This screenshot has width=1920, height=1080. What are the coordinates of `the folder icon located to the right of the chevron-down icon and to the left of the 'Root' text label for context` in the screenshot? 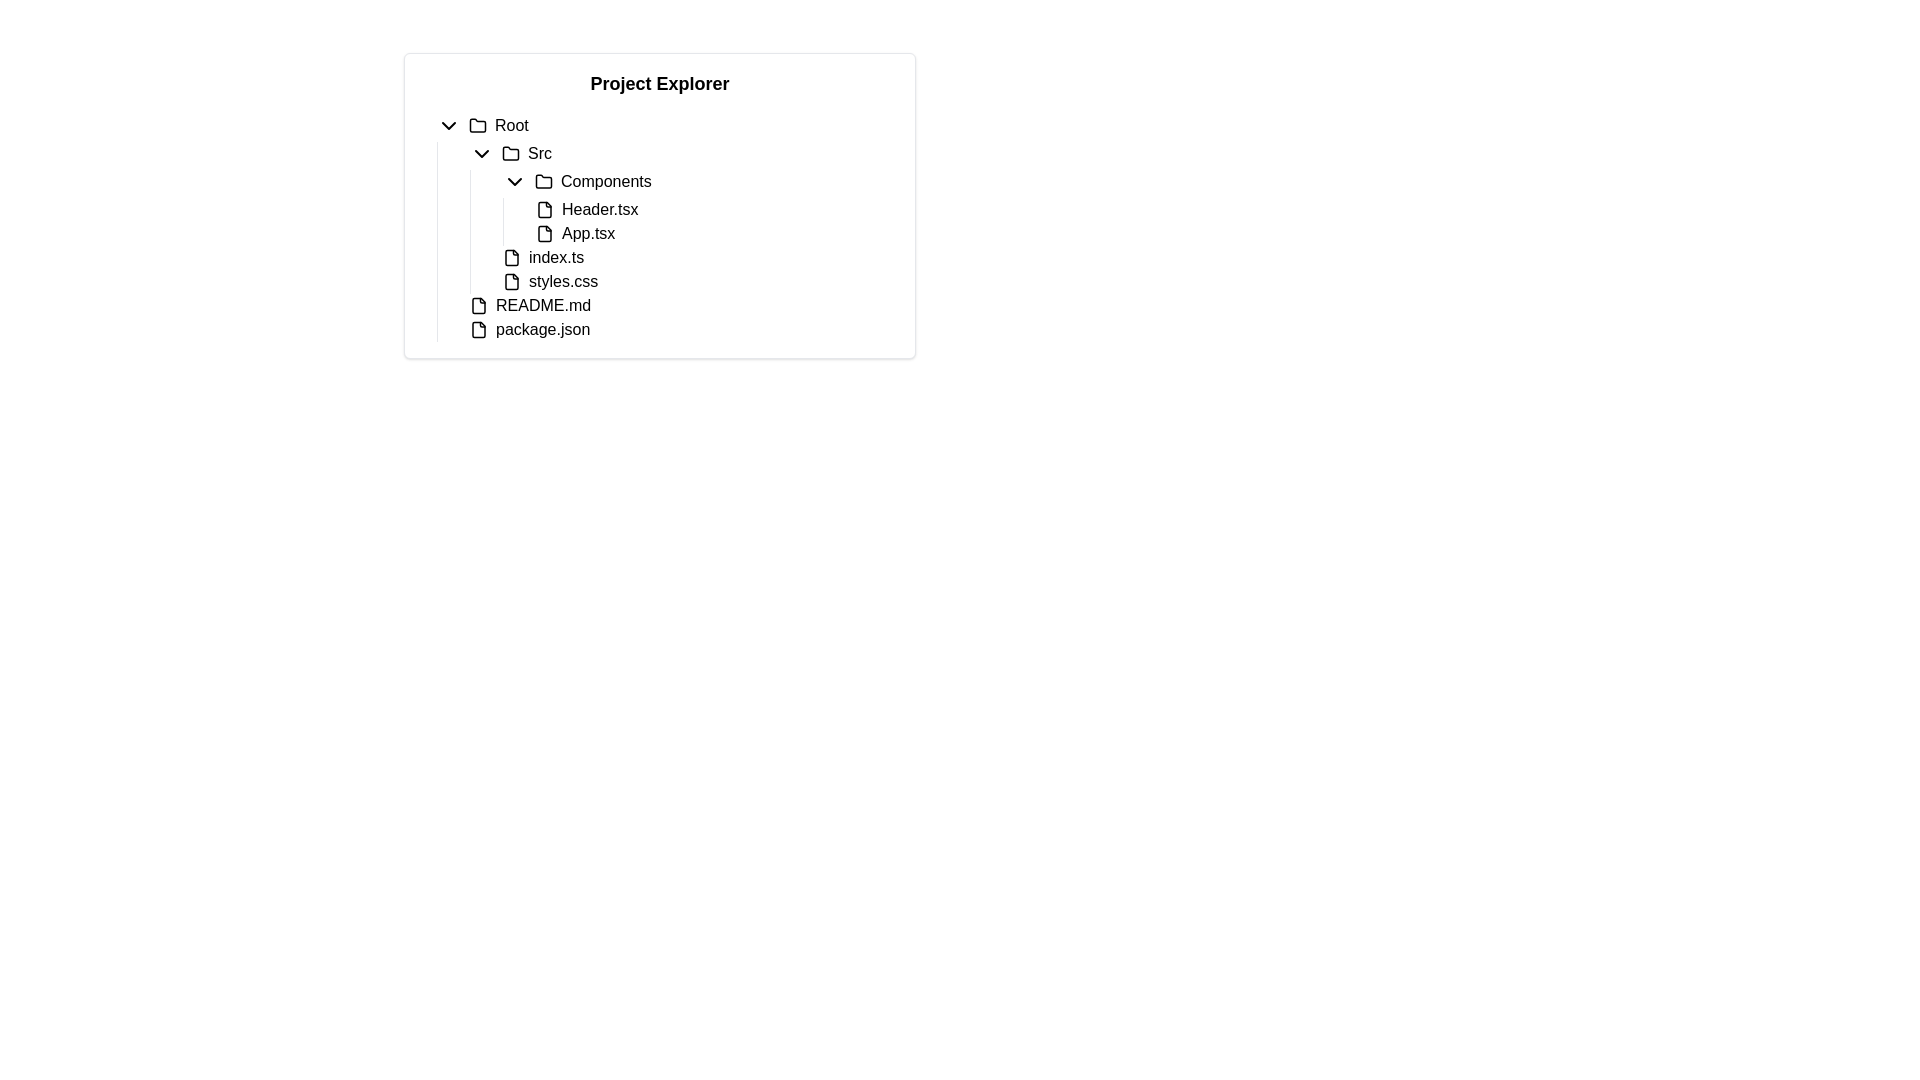 It's located at (477, 126).